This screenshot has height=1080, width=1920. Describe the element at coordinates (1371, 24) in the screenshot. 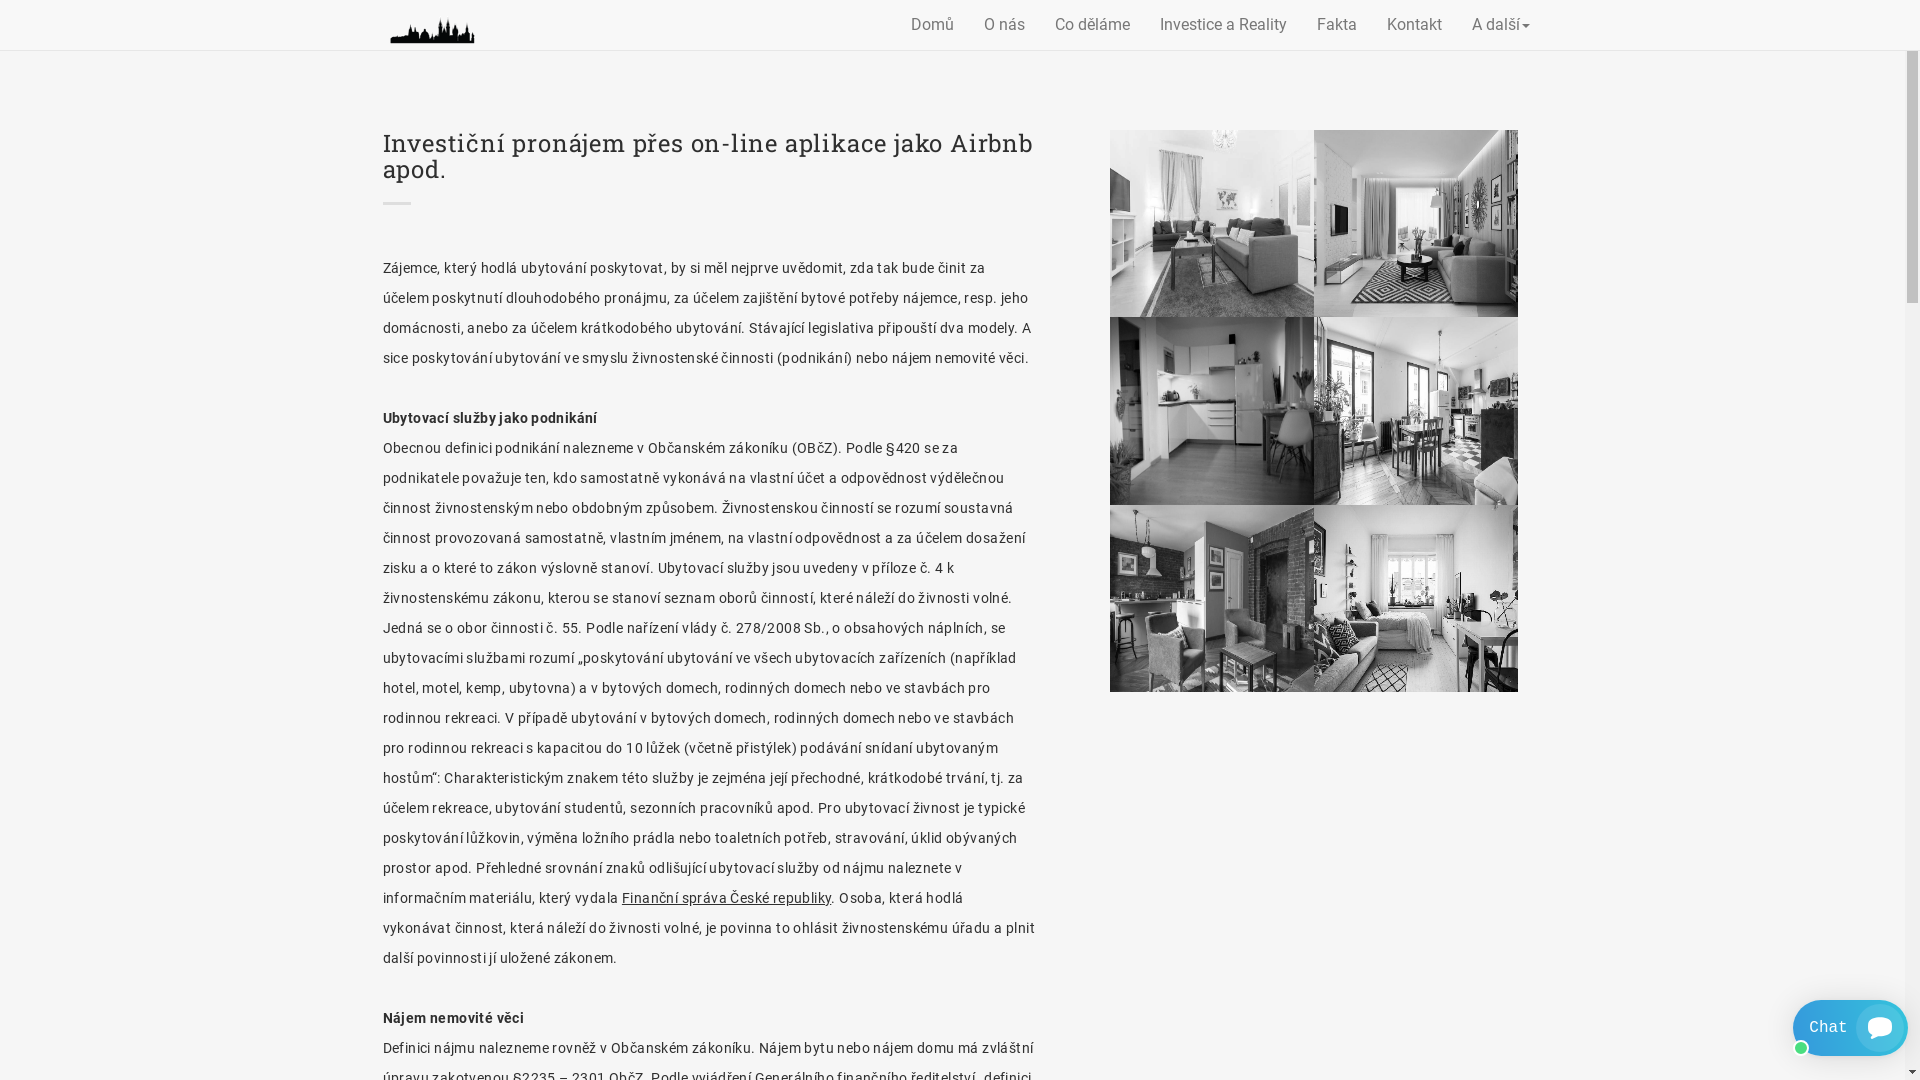

I see `'Kontakt'` at that location.